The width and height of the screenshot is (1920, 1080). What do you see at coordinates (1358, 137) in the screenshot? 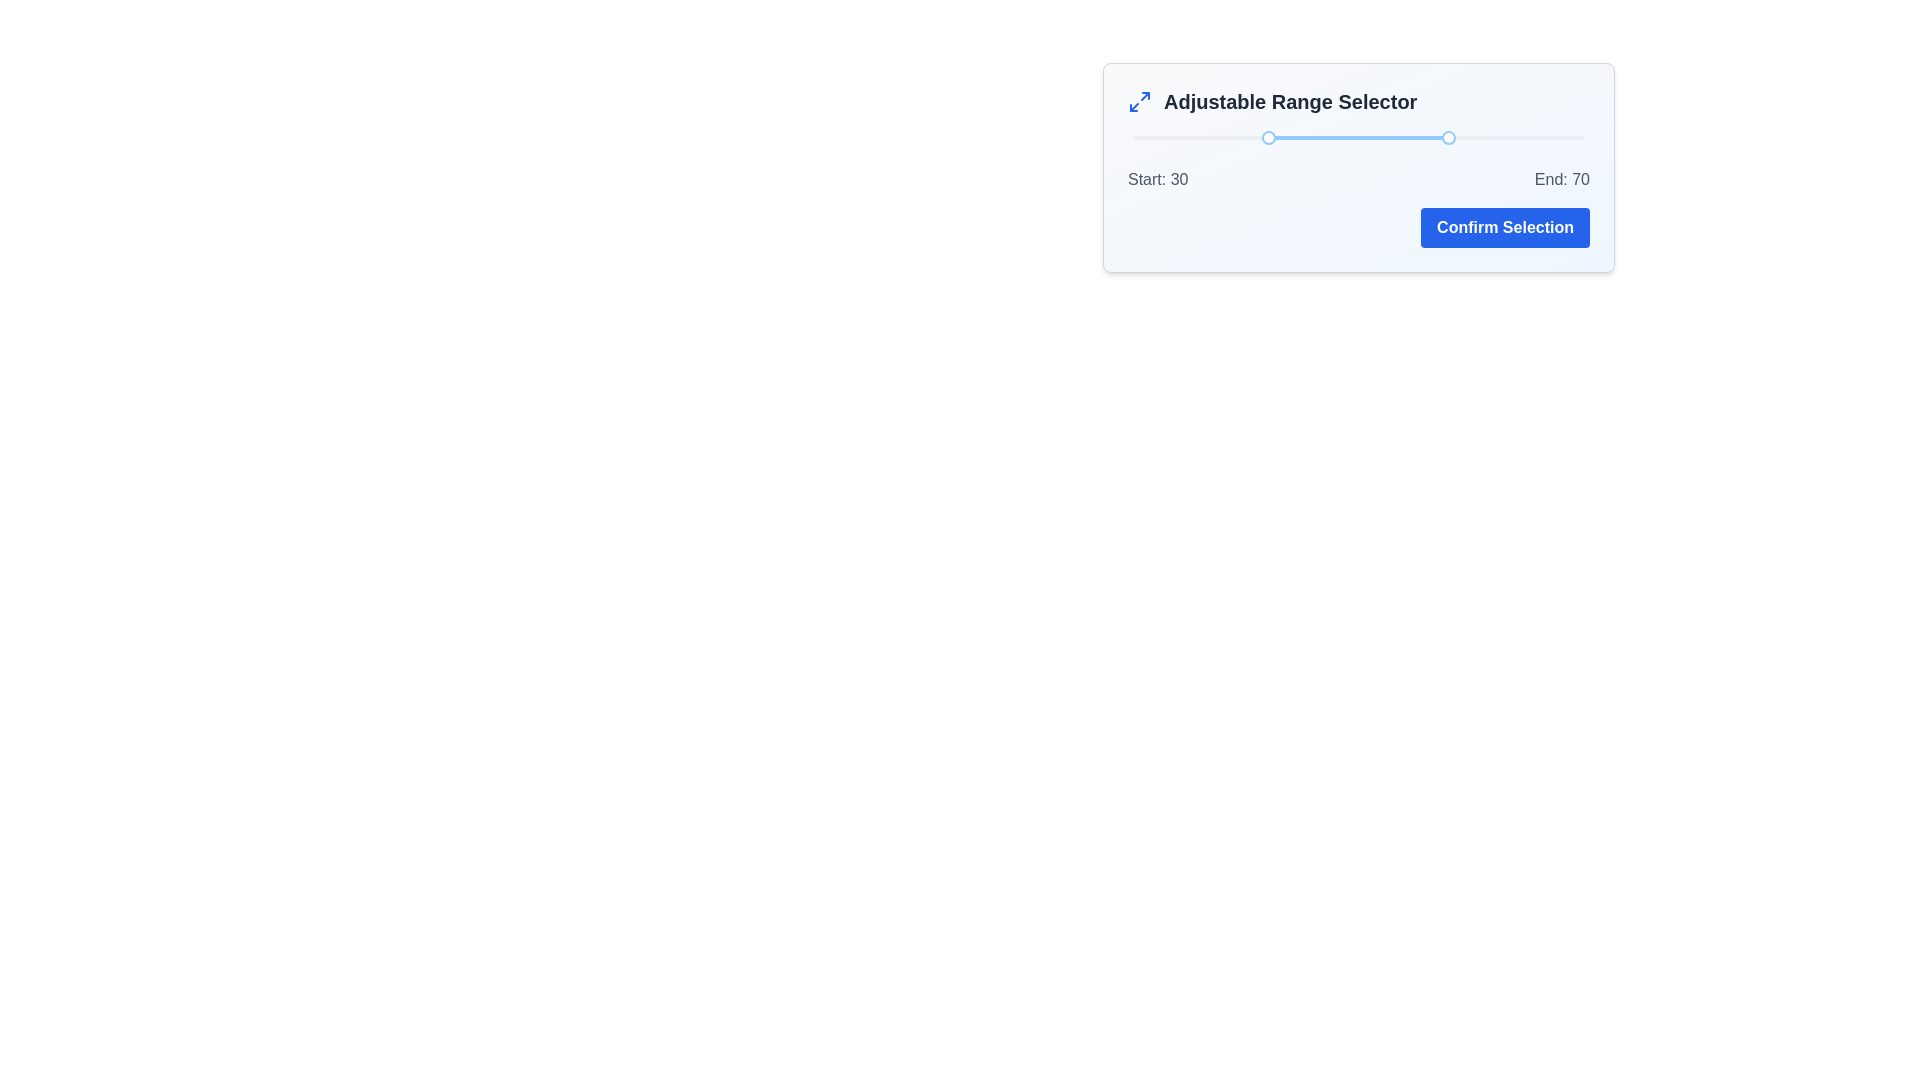
I see `the handles of the range slider located centrally between the labels 'Start: 30' and 'End: 70'` at bounding box center [1358, 137].